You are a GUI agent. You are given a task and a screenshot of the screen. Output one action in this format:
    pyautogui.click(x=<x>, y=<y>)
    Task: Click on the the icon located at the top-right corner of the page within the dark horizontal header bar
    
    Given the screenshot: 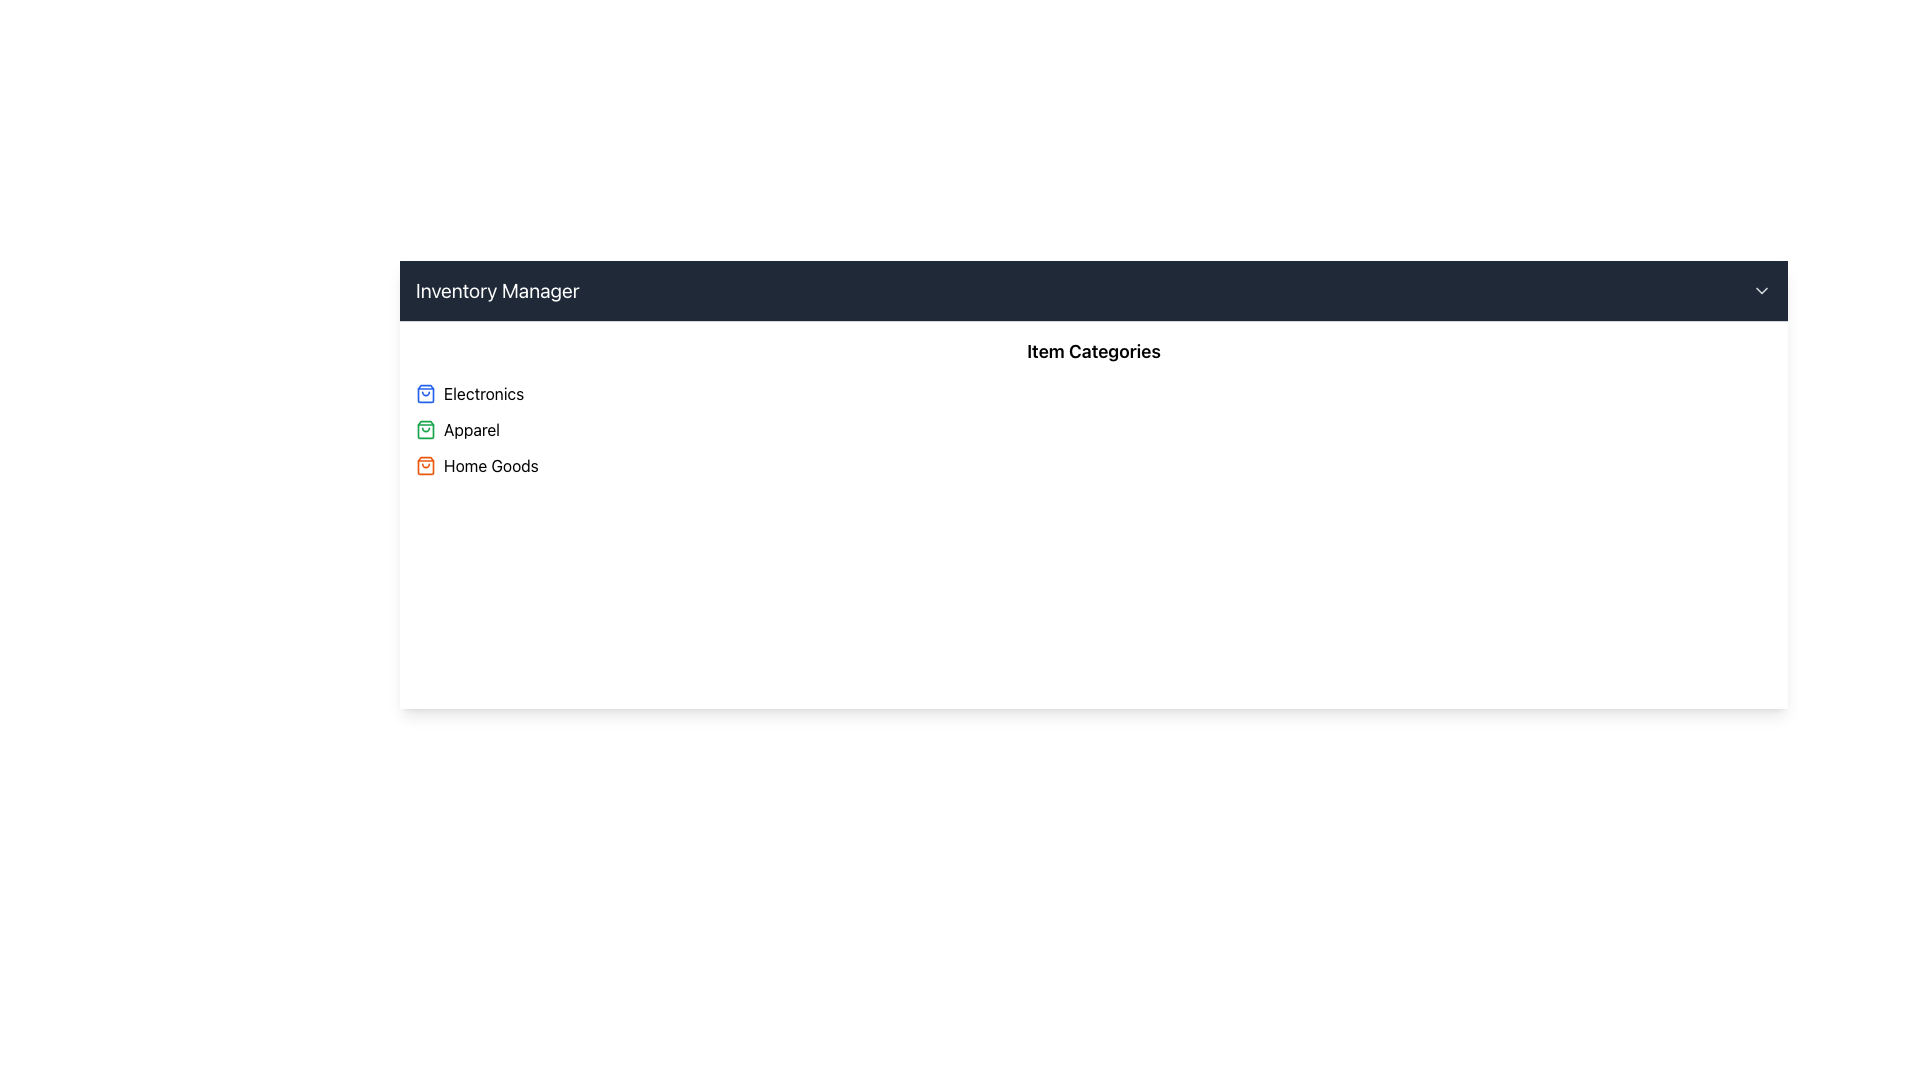 What is the action you would take?
    pyautogui.click(x=1761, y=290)
    